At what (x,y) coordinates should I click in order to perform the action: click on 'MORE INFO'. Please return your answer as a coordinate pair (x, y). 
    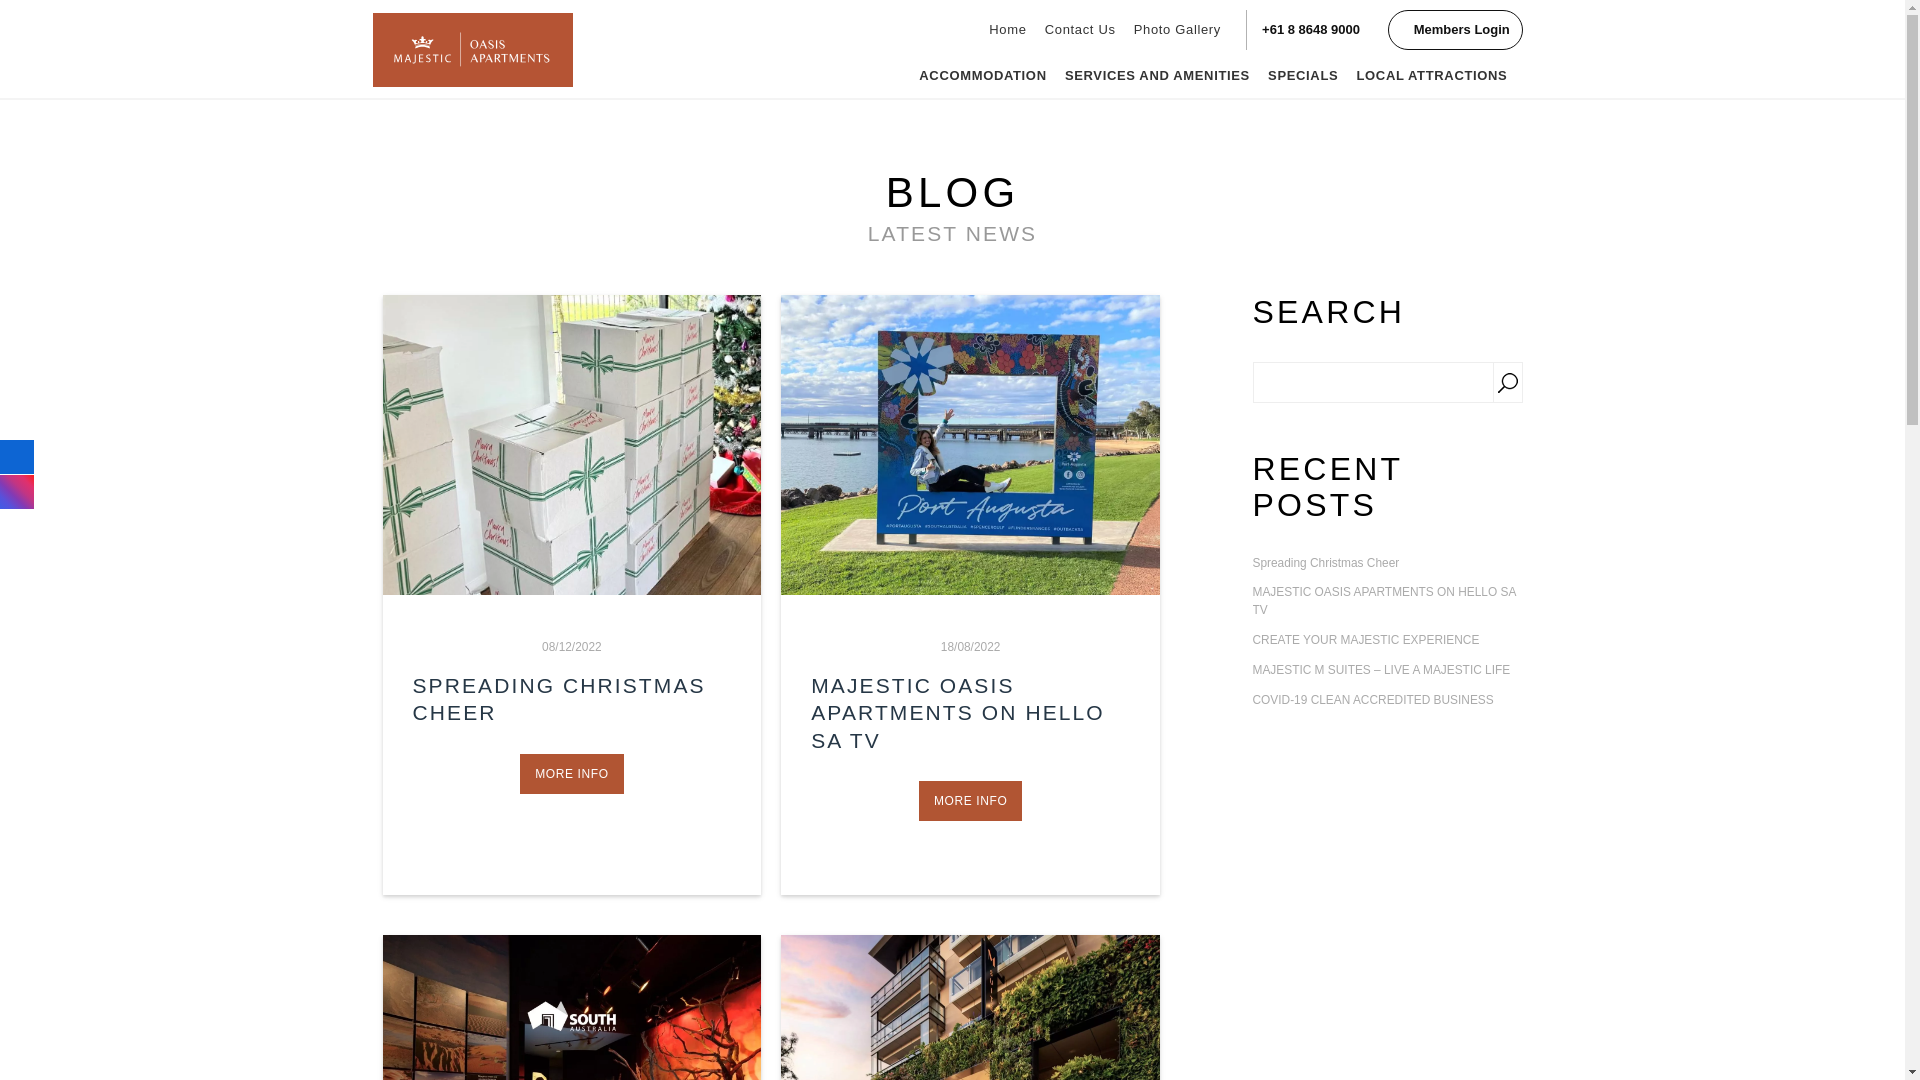
    Looking at the image, I should click on (970, 800).